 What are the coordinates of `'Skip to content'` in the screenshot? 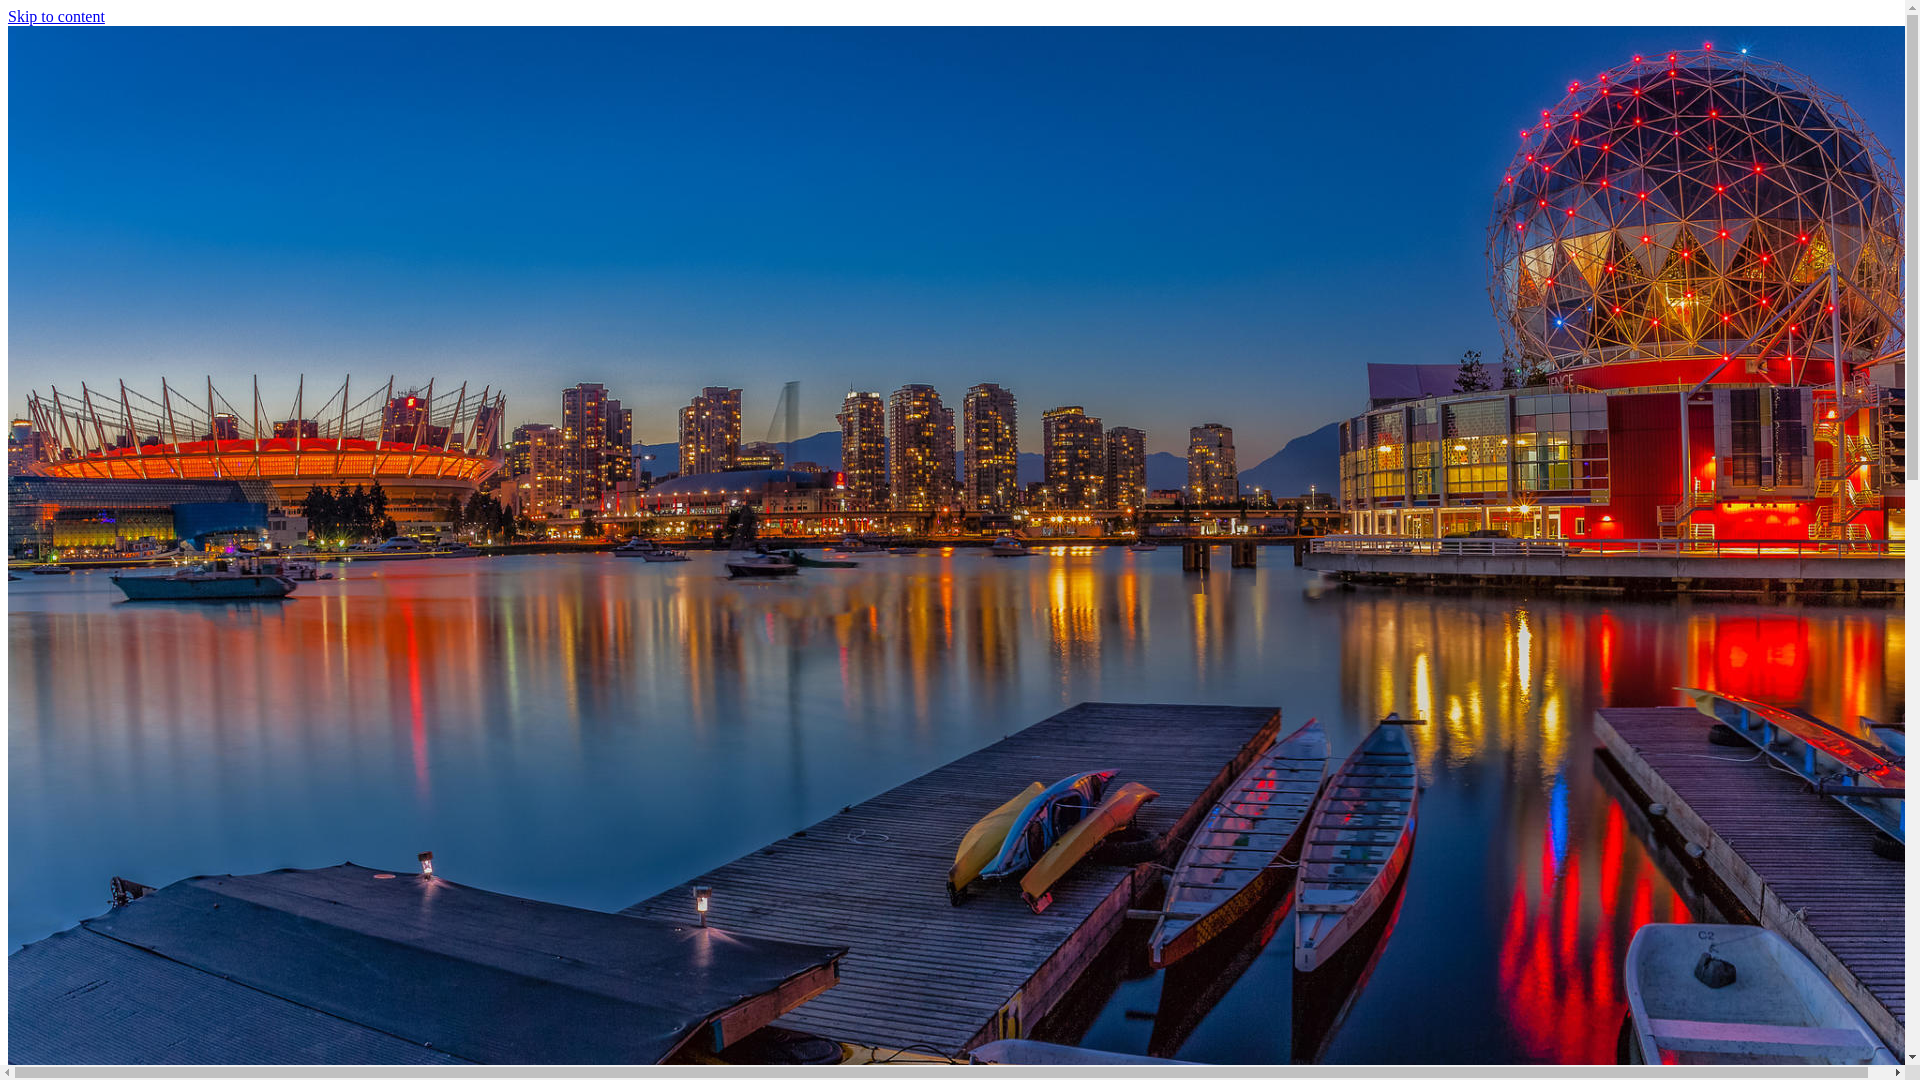 It's located at (56, 16).